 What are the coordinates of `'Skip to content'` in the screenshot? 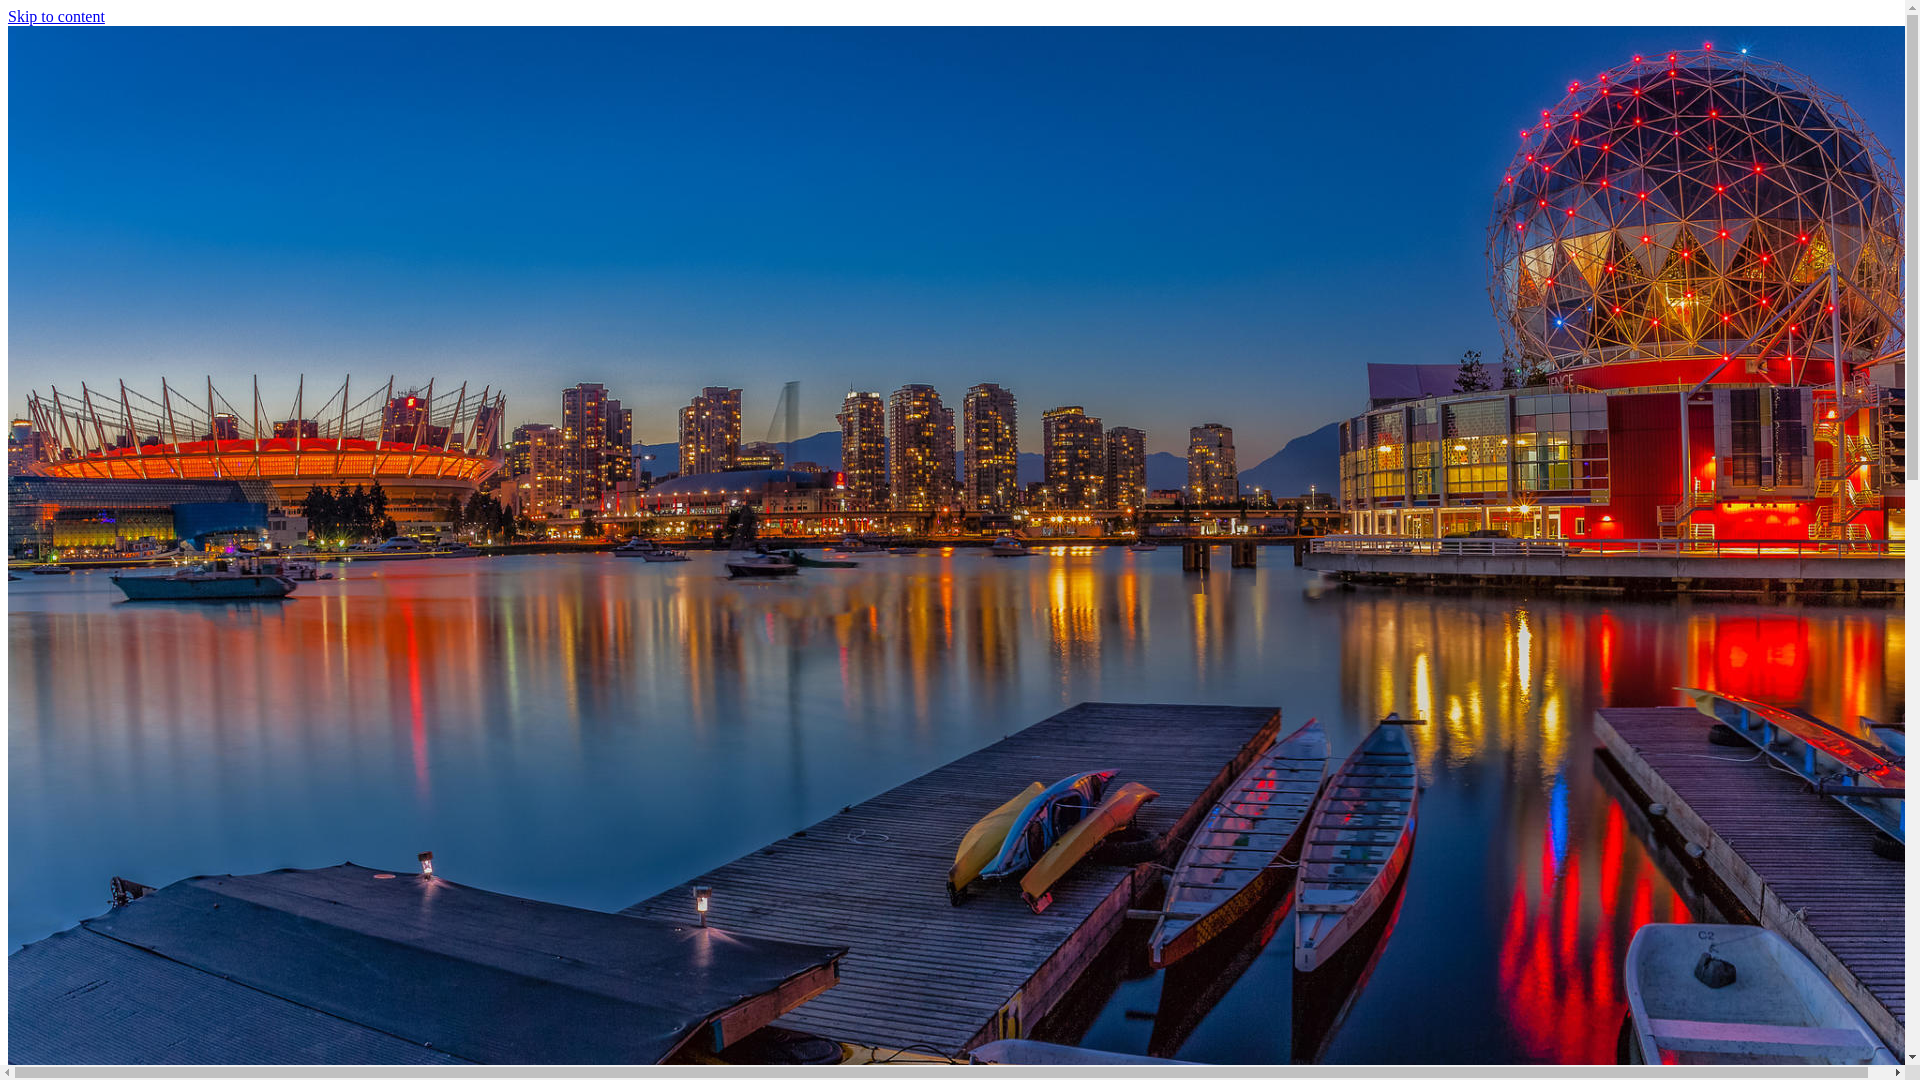 It's located at (56, 16).